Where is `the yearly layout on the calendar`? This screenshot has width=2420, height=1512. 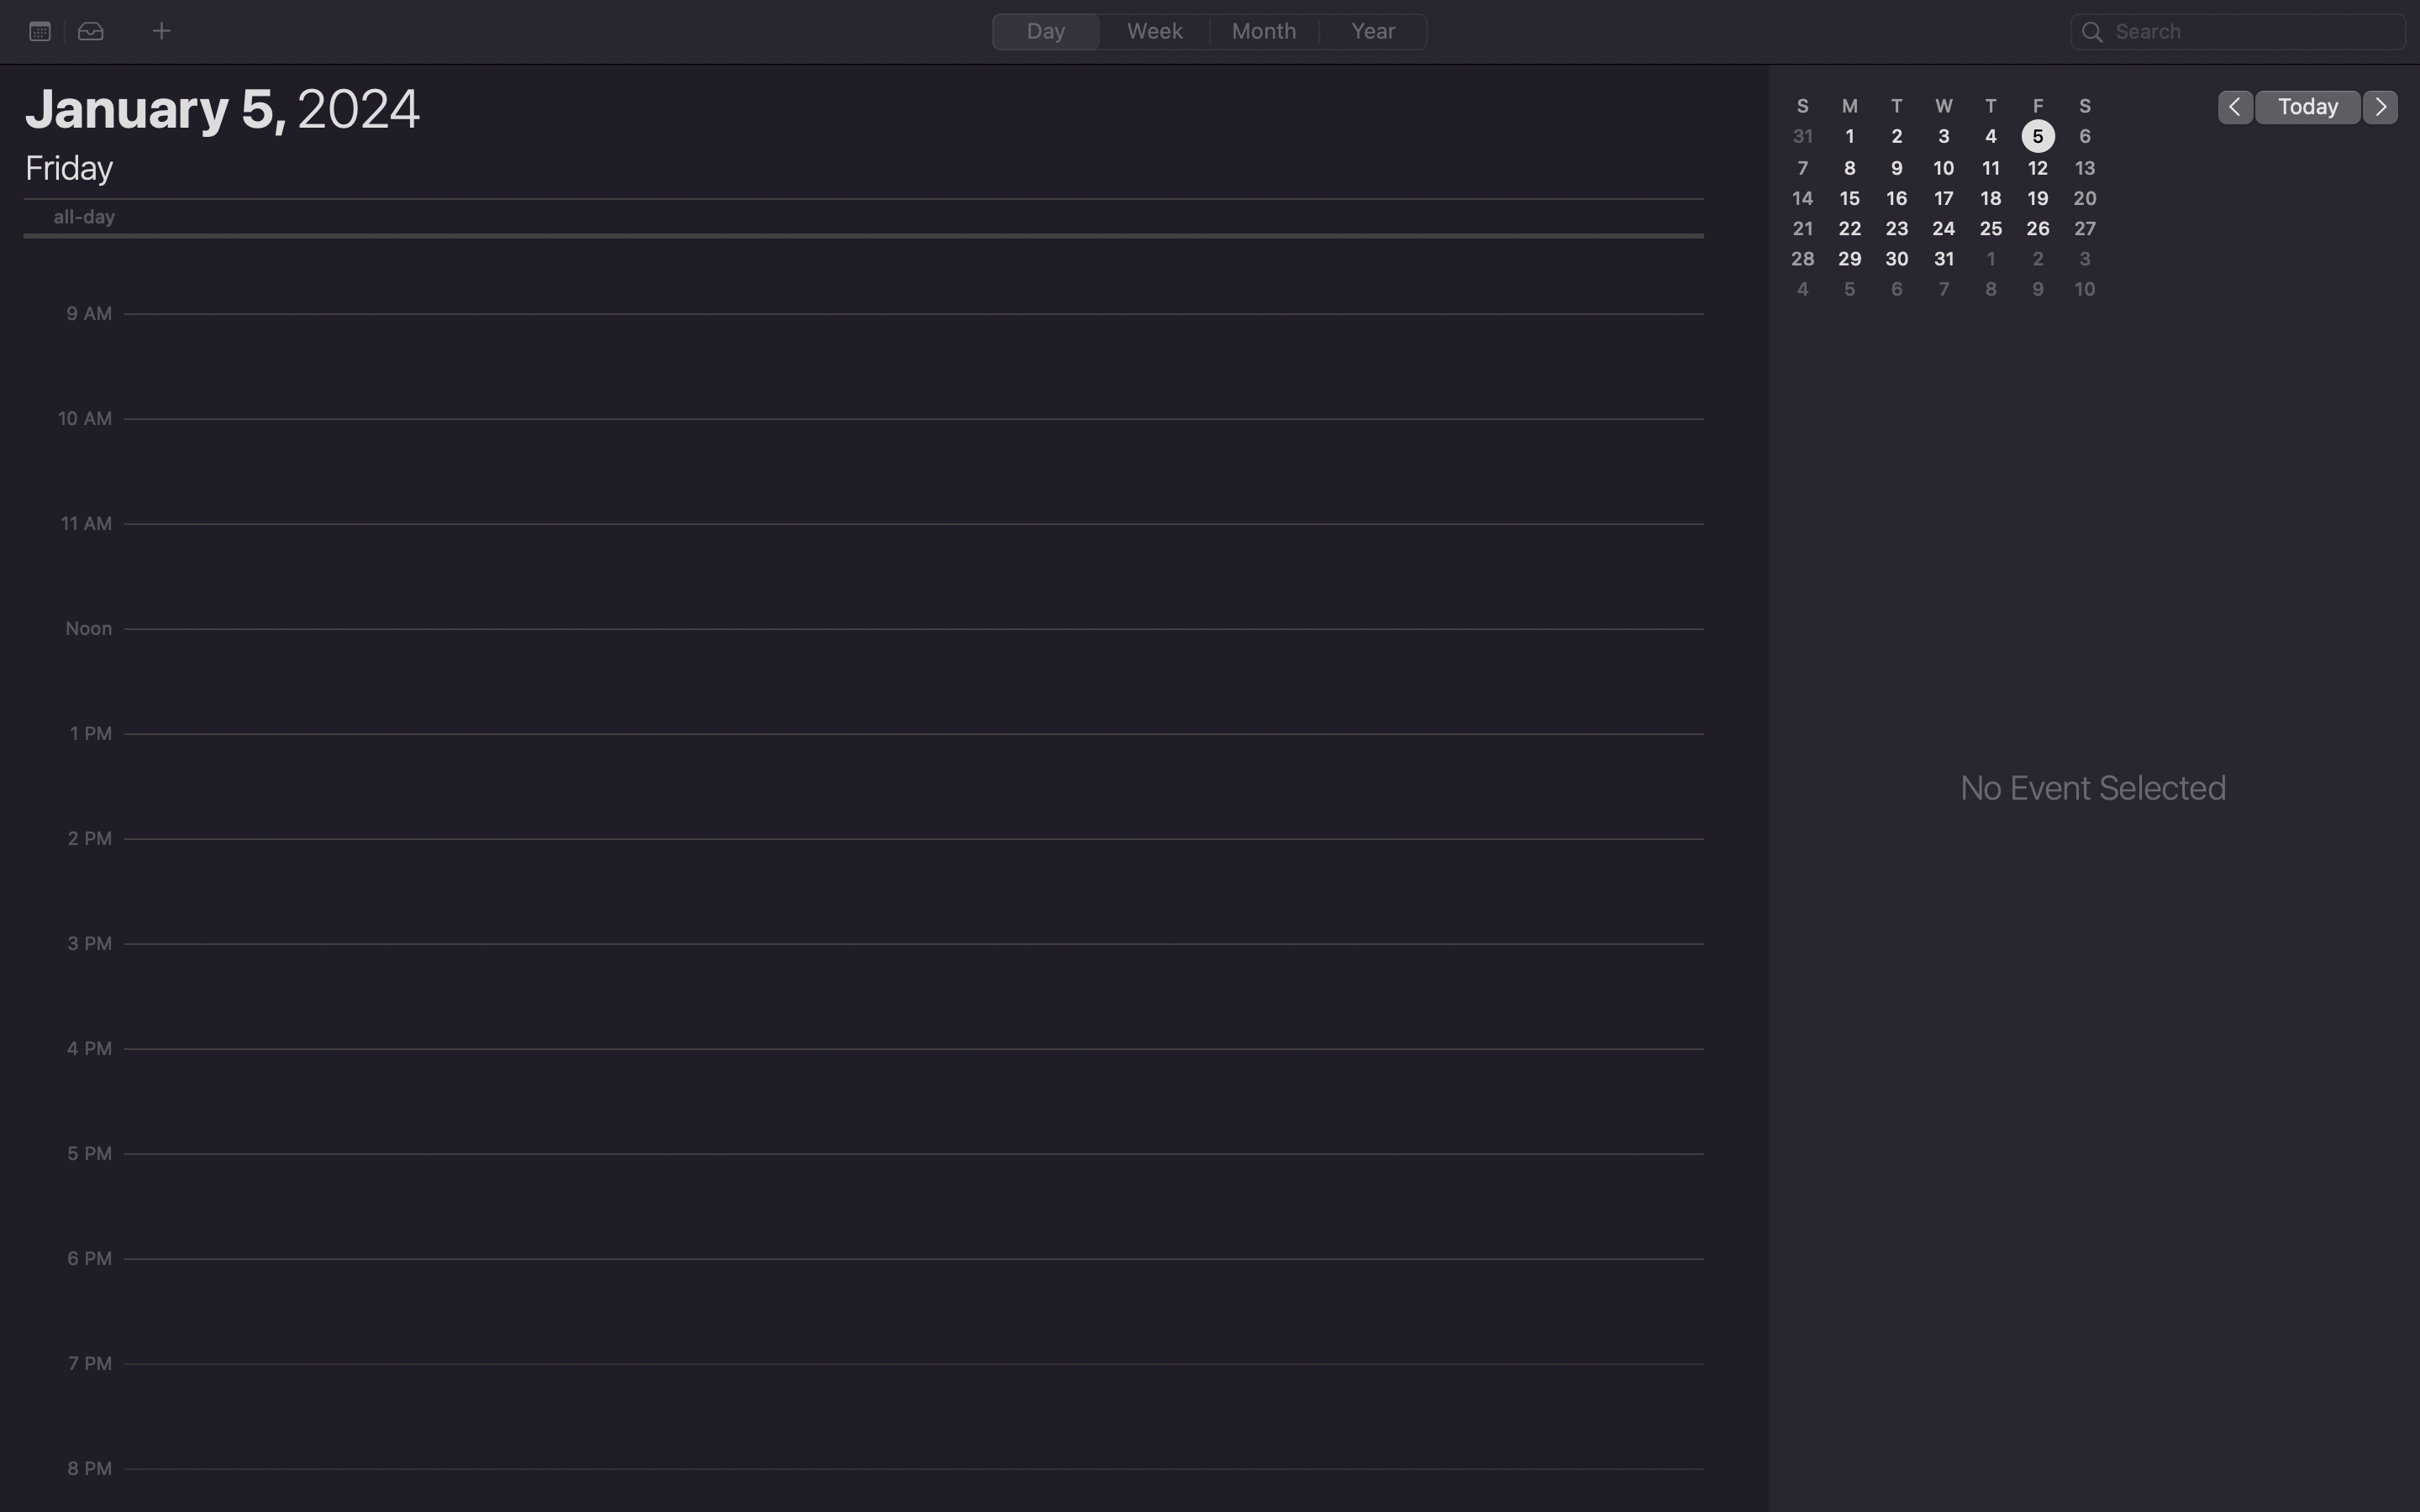 the yearly layout on the calendar is located at coordinates (1372, 32).